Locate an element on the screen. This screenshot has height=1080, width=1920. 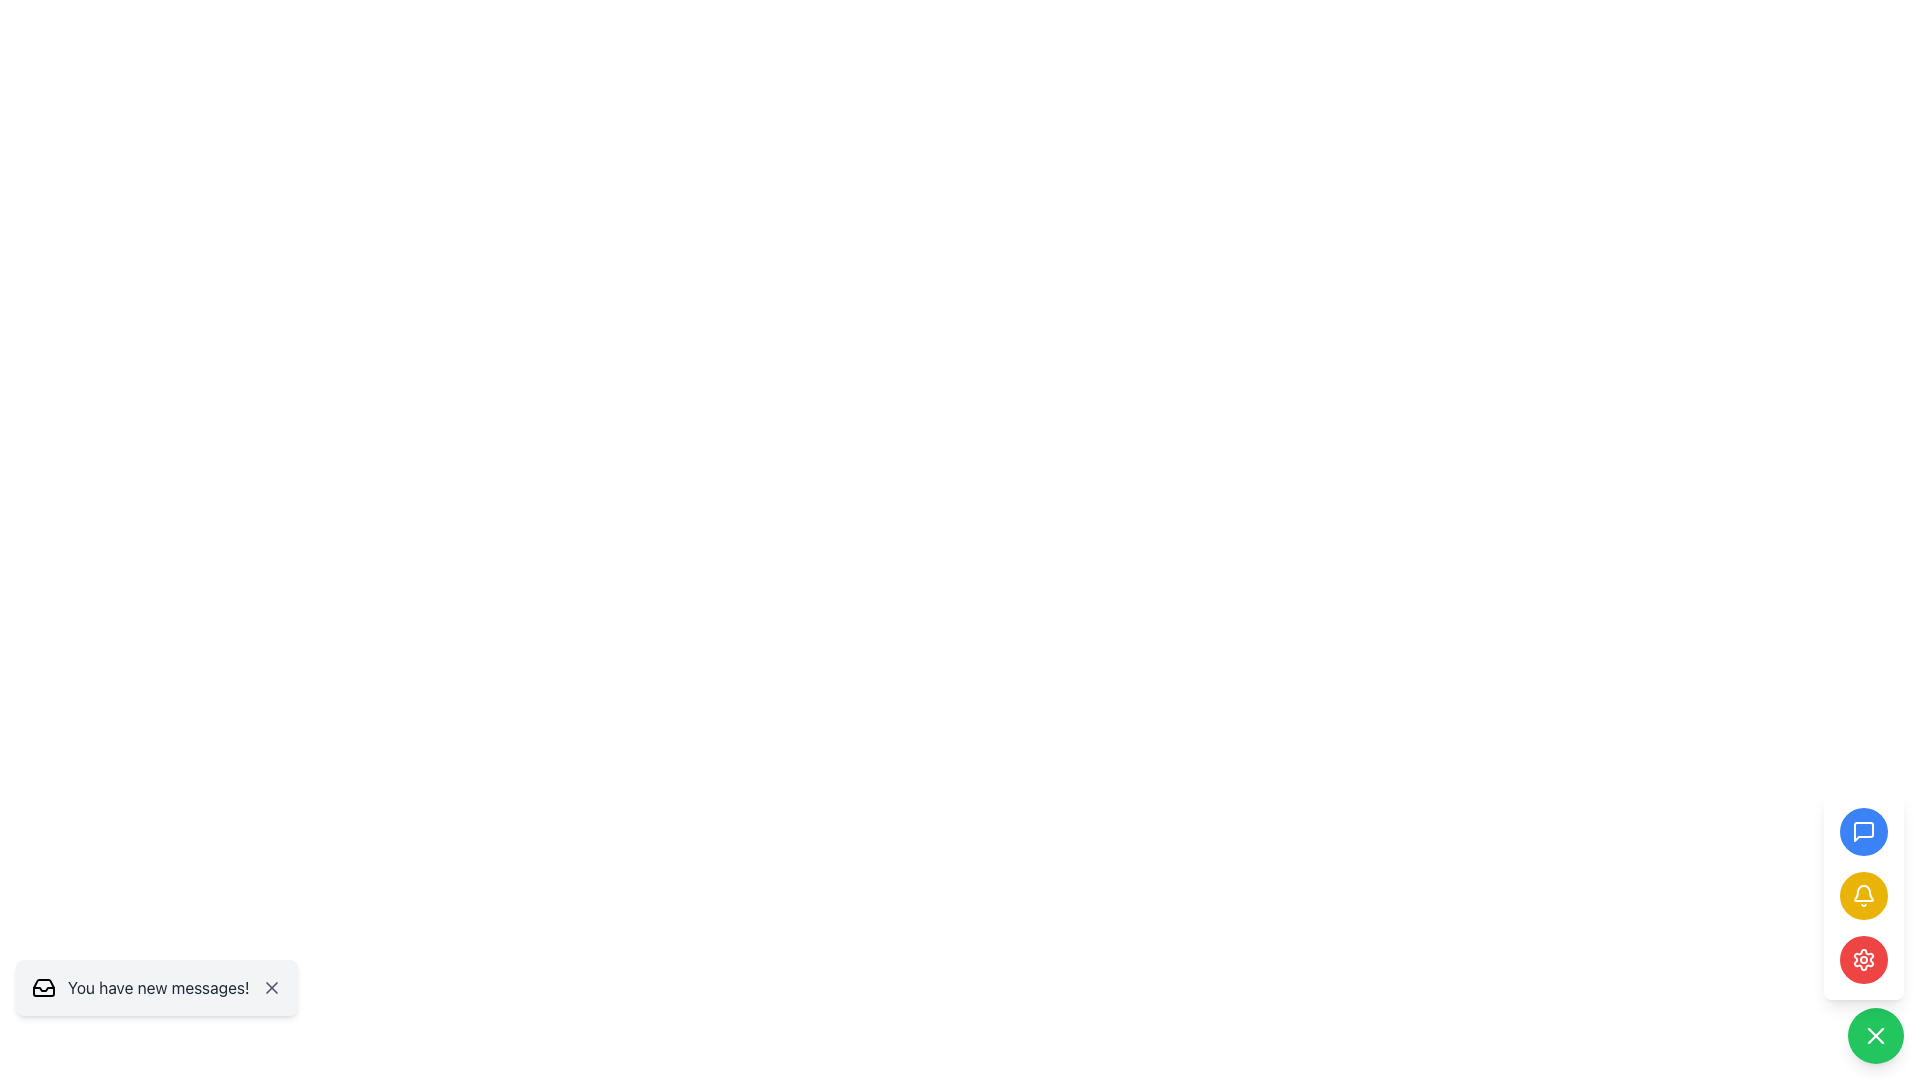
the closure icon represented by an 'X' symbol located in the bottom-right corner of the interface is located at coordinates (270, 986).